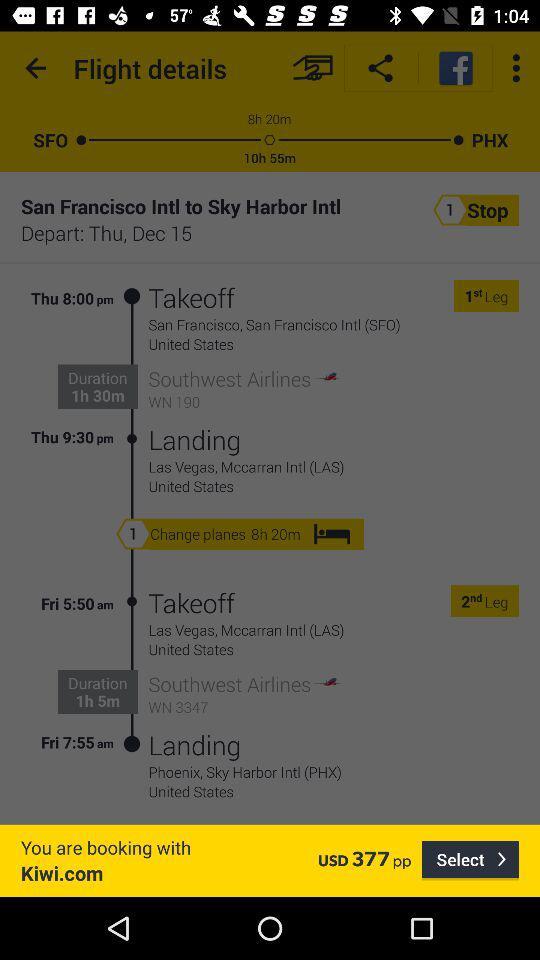 This screenshot has height=960, width=540. What do you see at coordinates (36, 68) in the screenshot?
I see `the icon above the sfo icon` at bounding box center [36, 68].